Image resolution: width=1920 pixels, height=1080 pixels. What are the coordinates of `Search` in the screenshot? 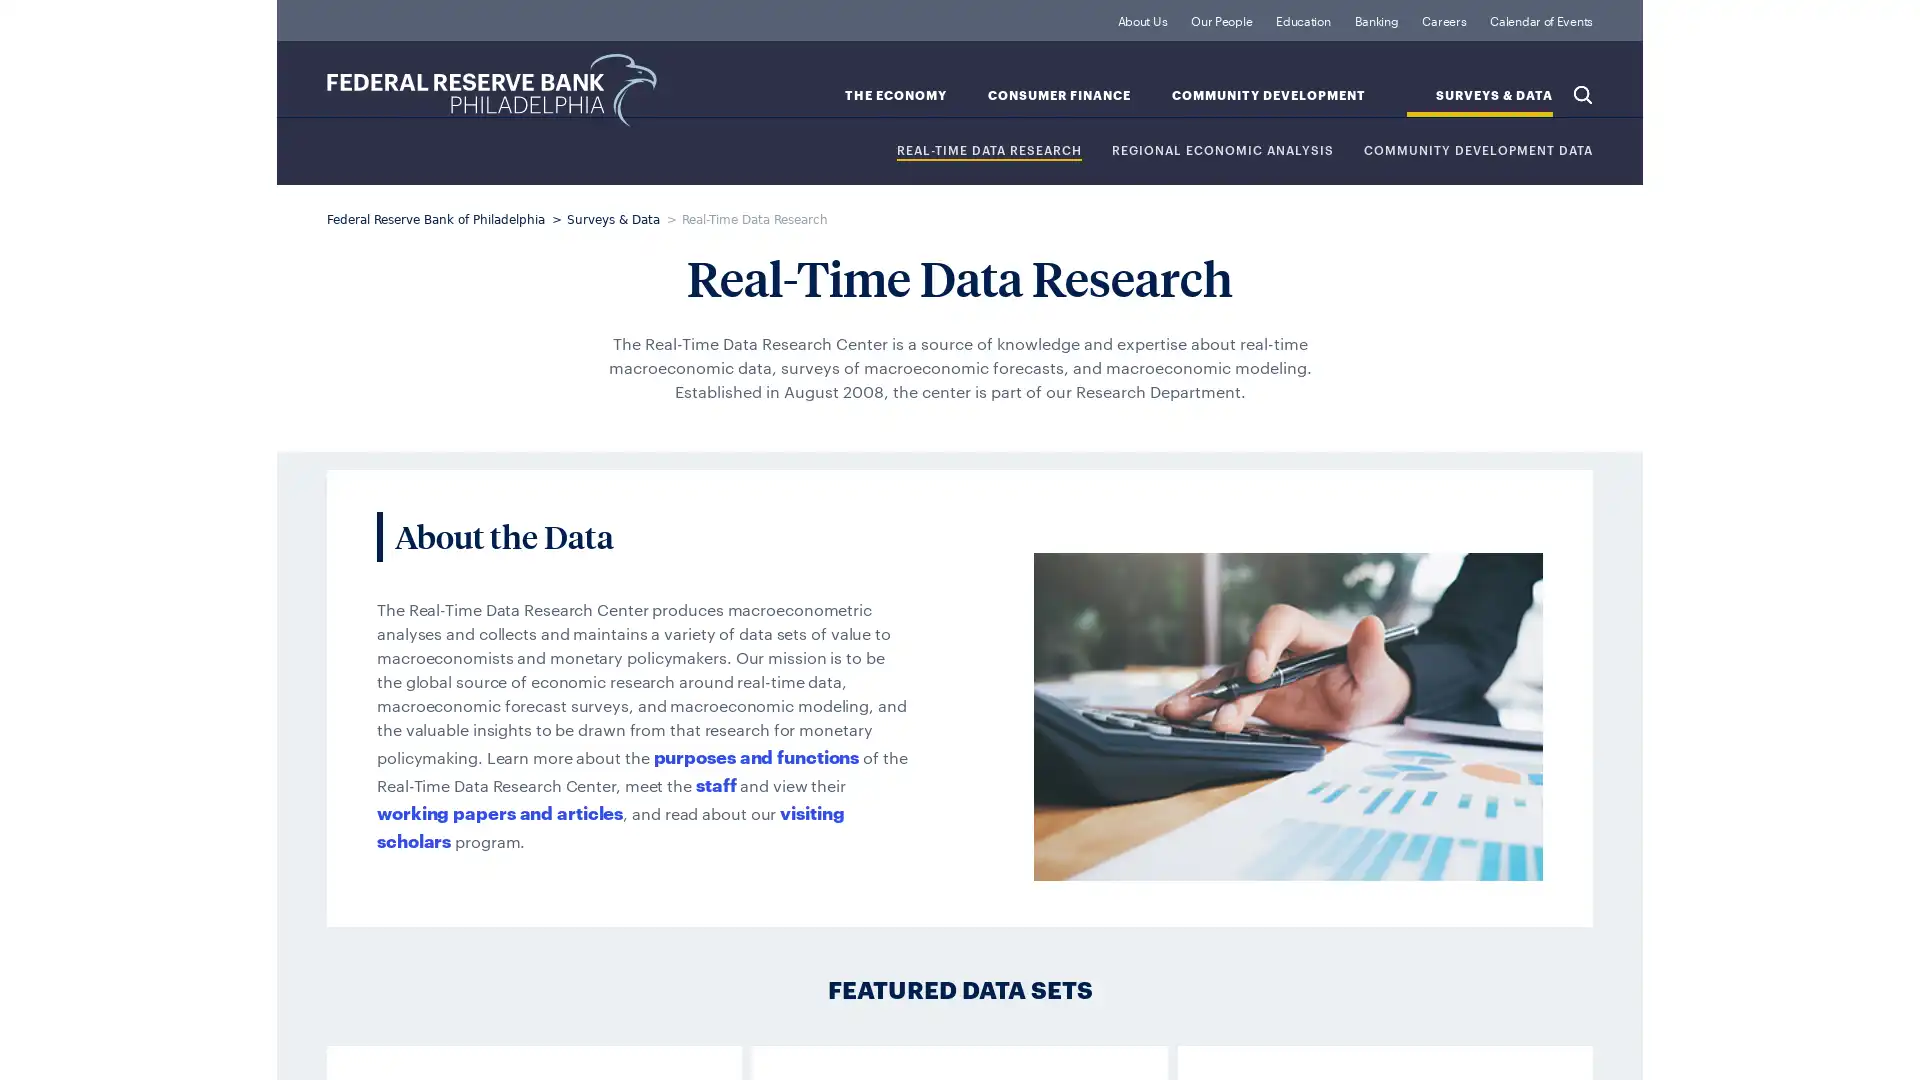 It's located at (1582, 93).